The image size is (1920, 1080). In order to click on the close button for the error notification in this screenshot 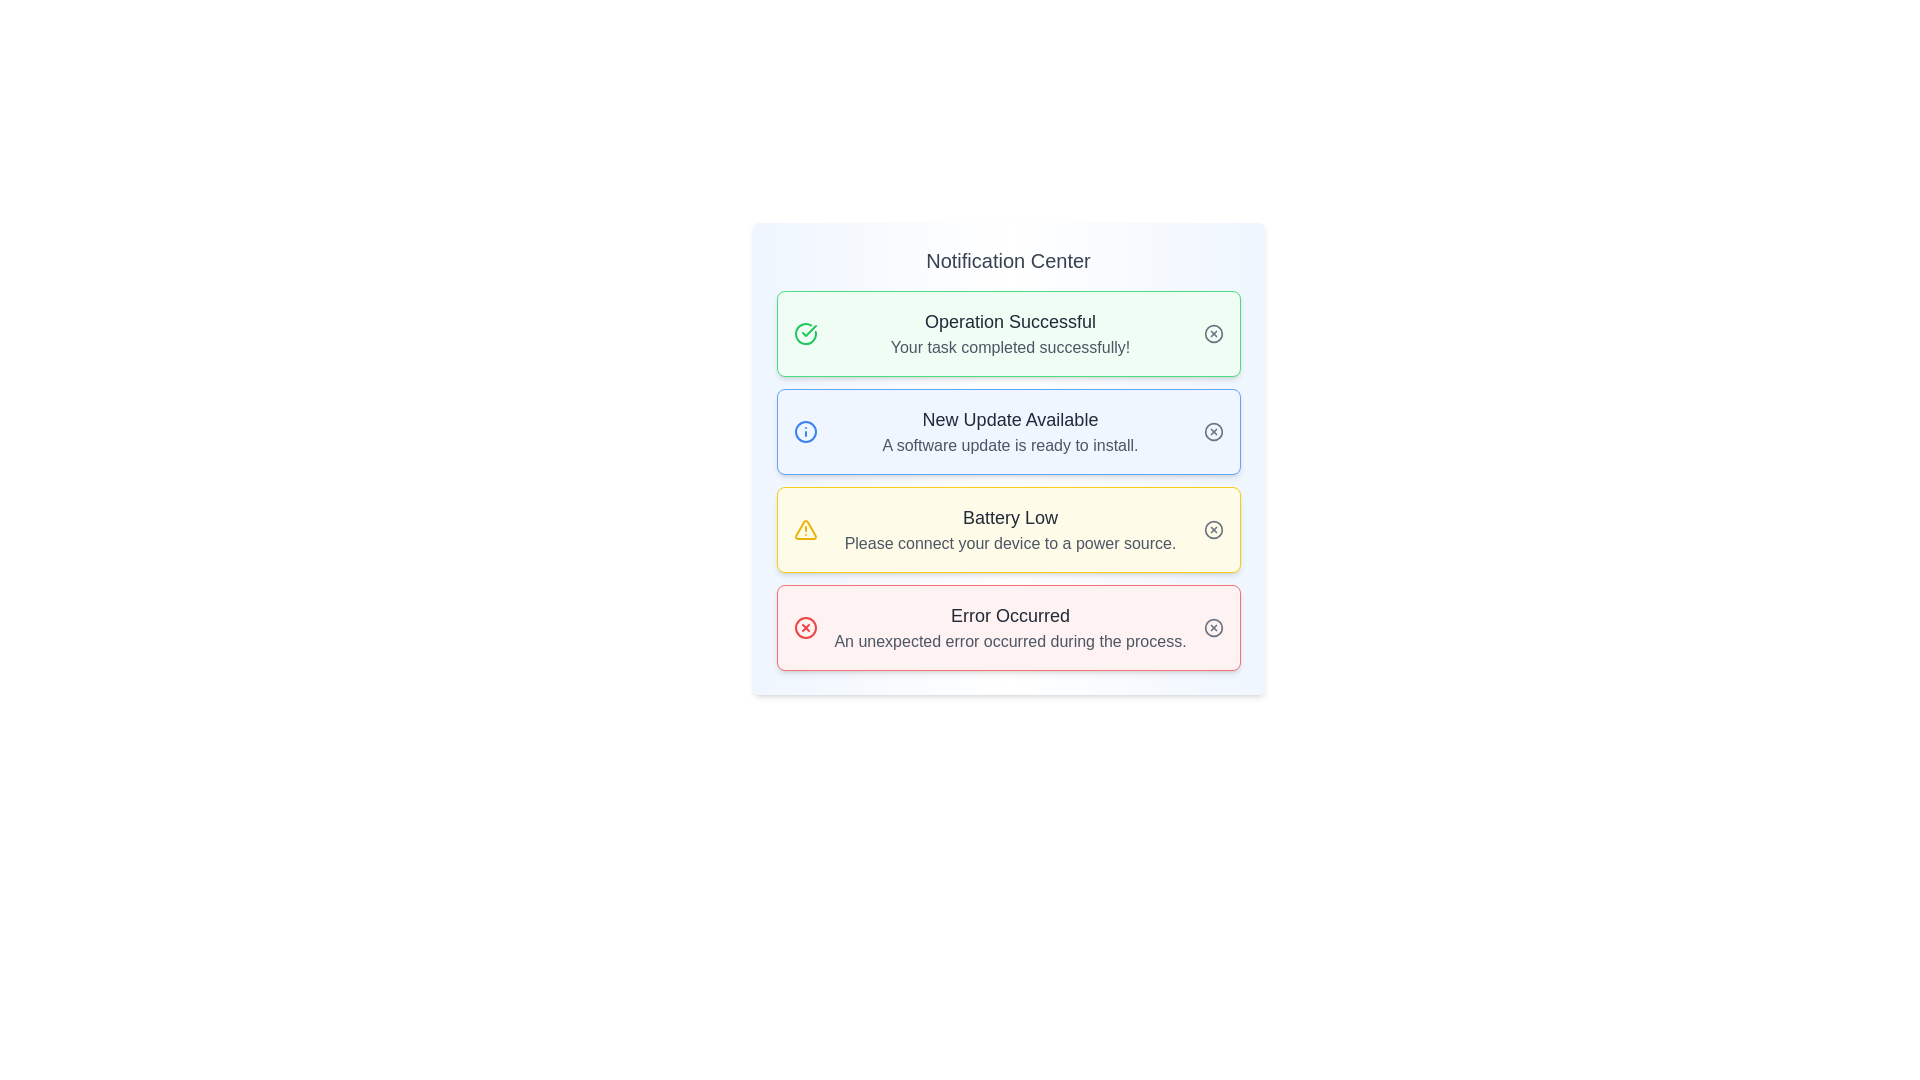, I will do `click(805, 627)`.